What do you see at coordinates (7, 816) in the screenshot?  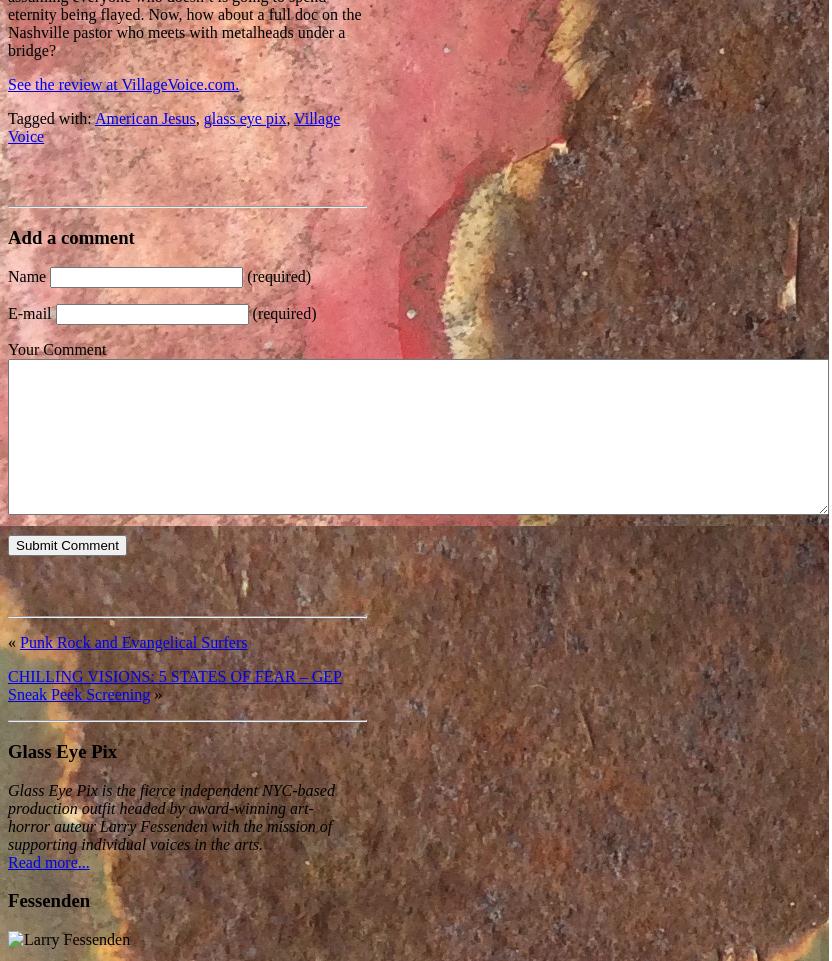 I see `'Glass Eye Pix is the fierce independent NYC-based production outfit headed by award-winning art-horror auteur Larry Fessenden with the mission of supporting individual voices in the arts.'` at bounding box center [7, 816].